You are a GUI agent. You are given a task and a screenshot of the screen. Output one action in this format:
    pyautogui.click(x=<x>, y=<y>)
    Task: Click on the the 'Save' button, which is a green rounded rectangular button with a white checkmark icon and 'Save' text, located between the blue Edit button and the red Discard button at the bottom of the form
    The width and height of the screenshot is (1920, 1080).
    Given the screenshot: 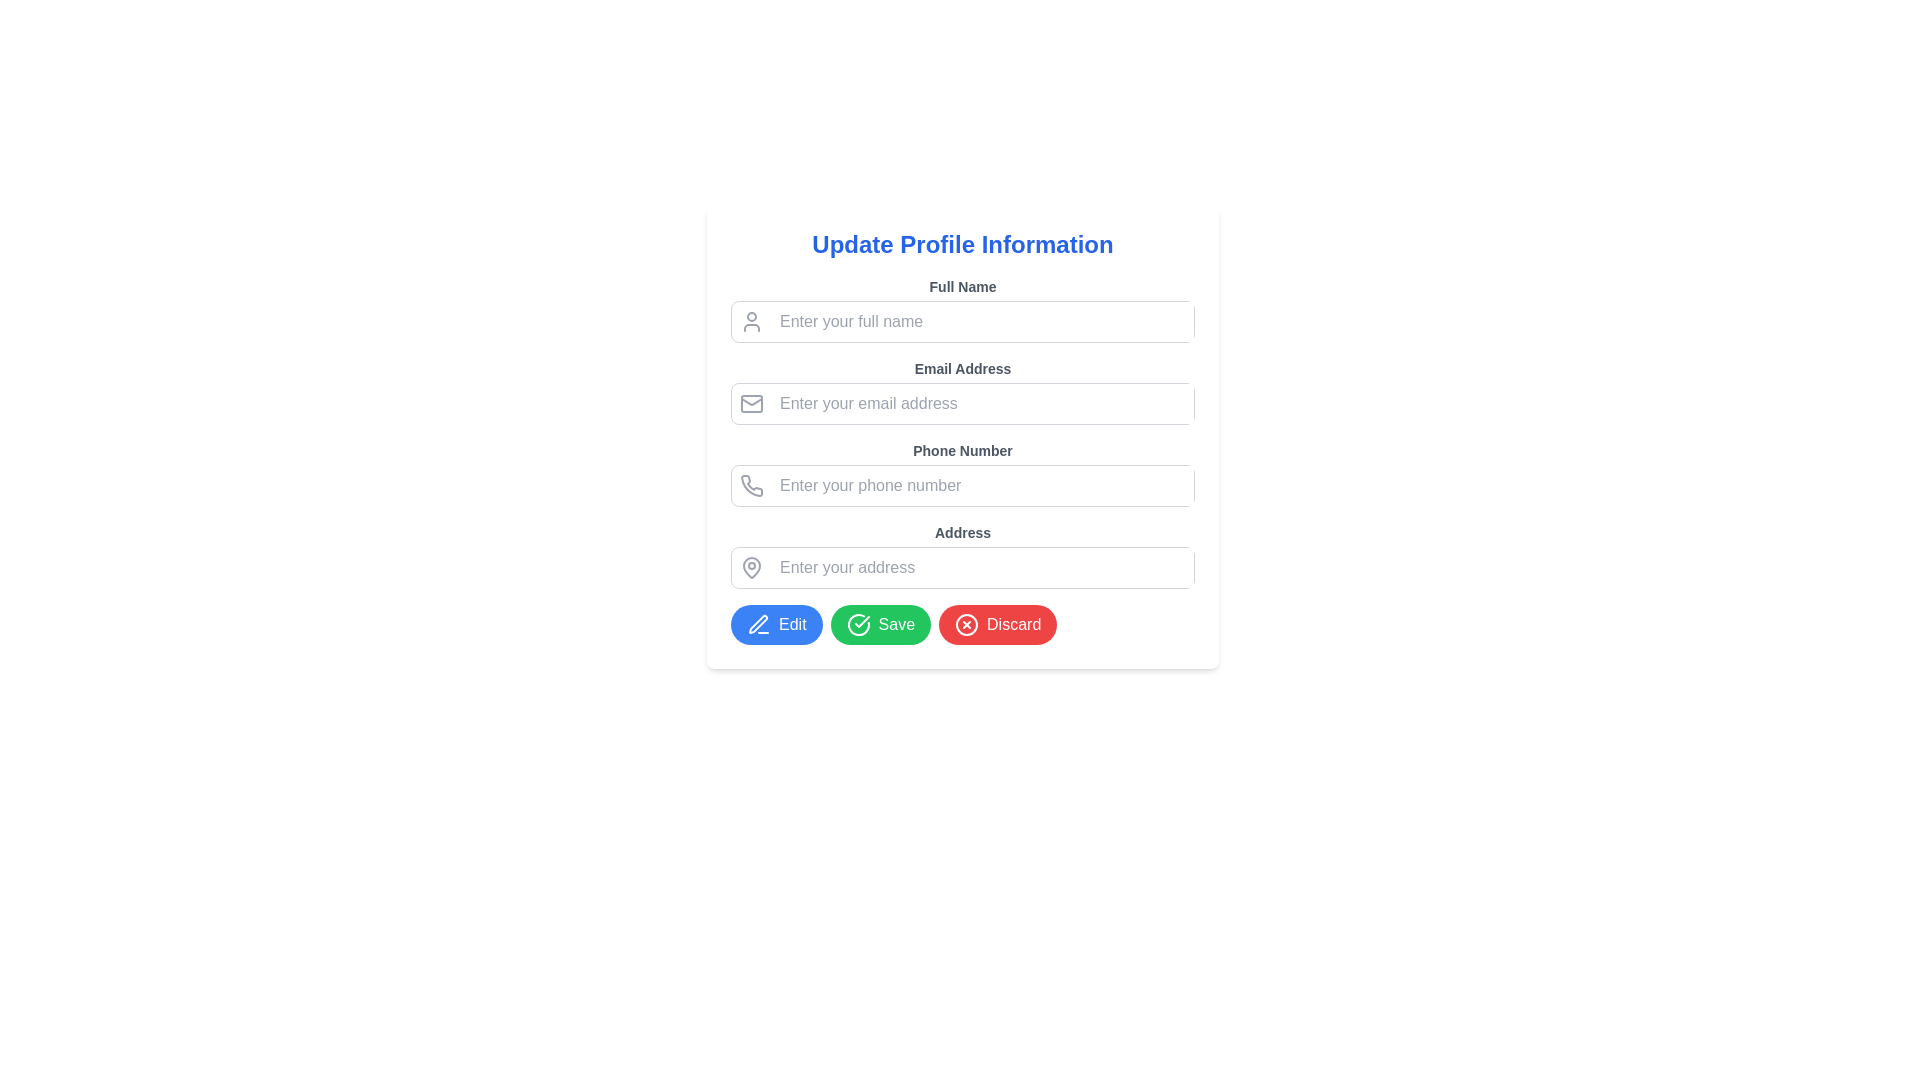 What is the action you would take?
    pyautogui.click(x=880, y=623)
    